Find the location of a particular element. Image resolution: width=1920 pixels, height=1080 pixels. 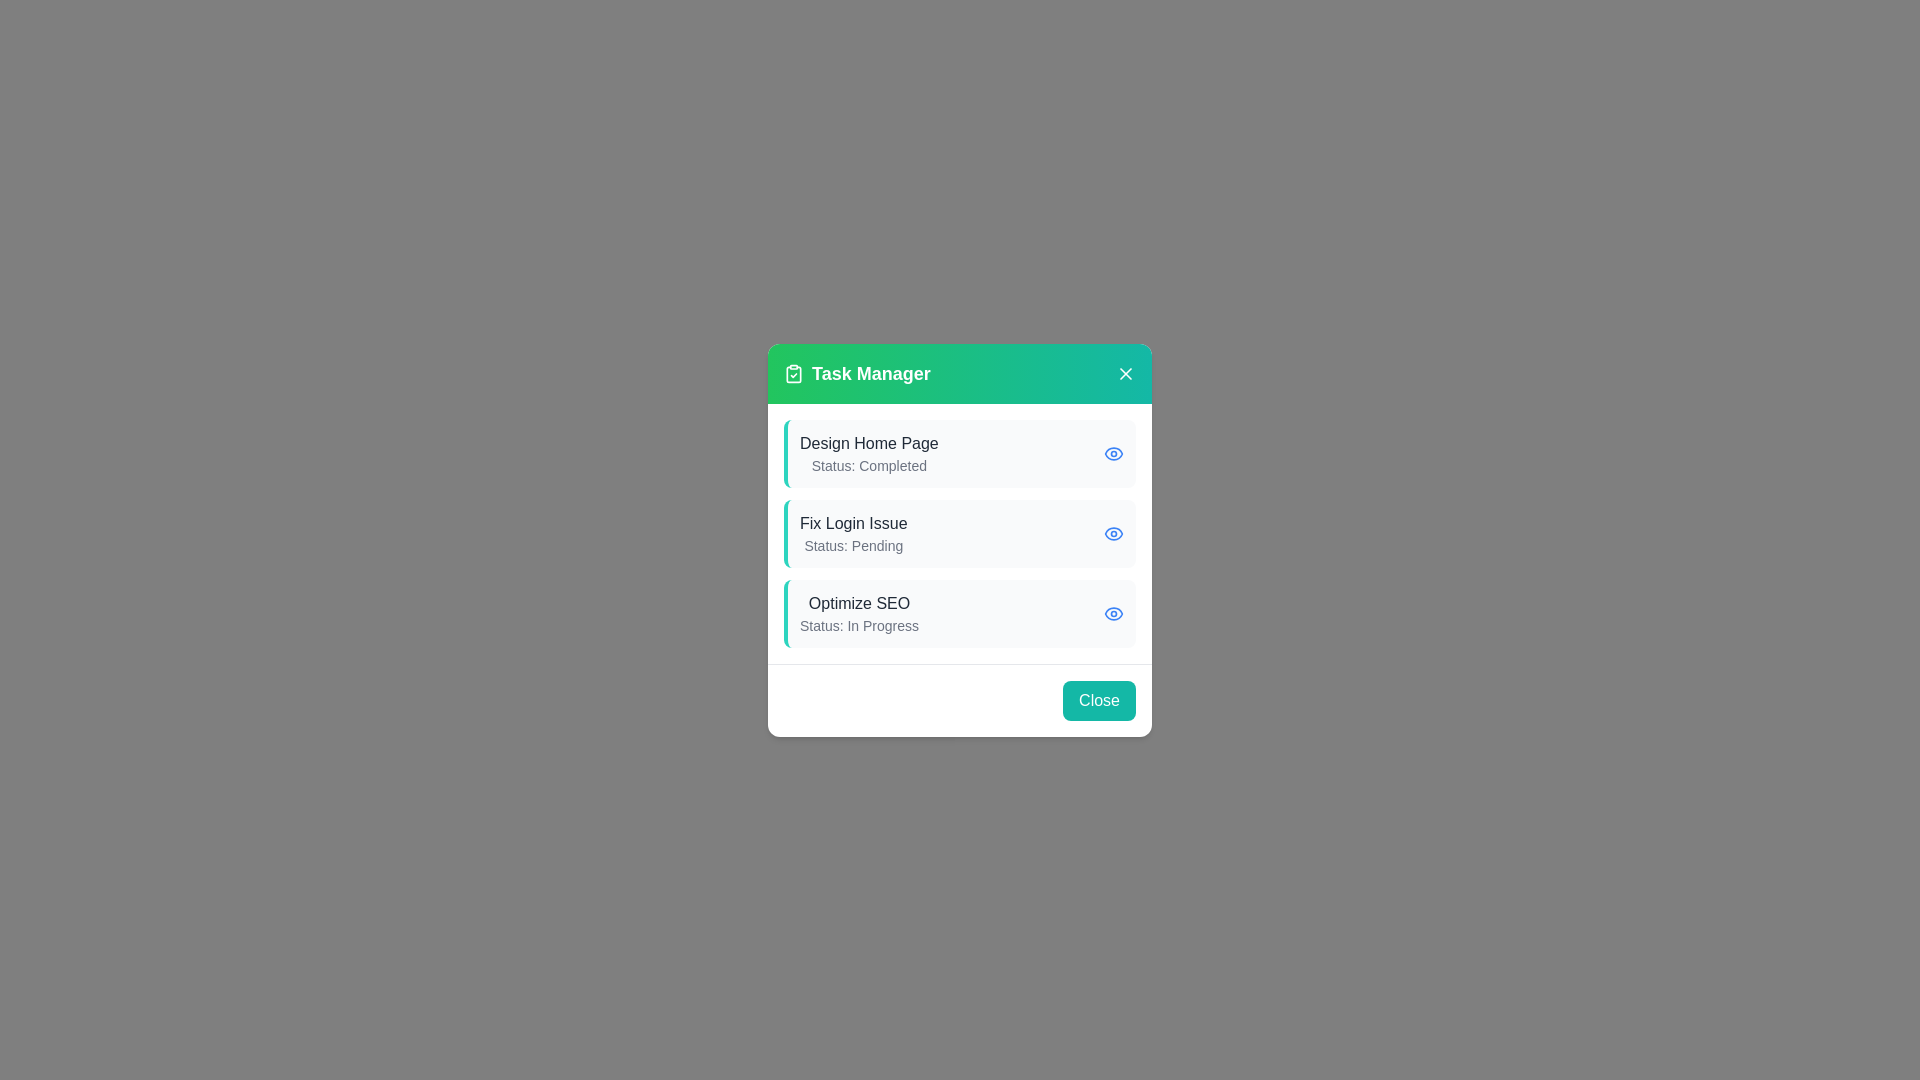

the informational text label indicating the status of the task 'Fix Login Issue', which is currently marked as 'Pending' is located at coordinates (853, 545).